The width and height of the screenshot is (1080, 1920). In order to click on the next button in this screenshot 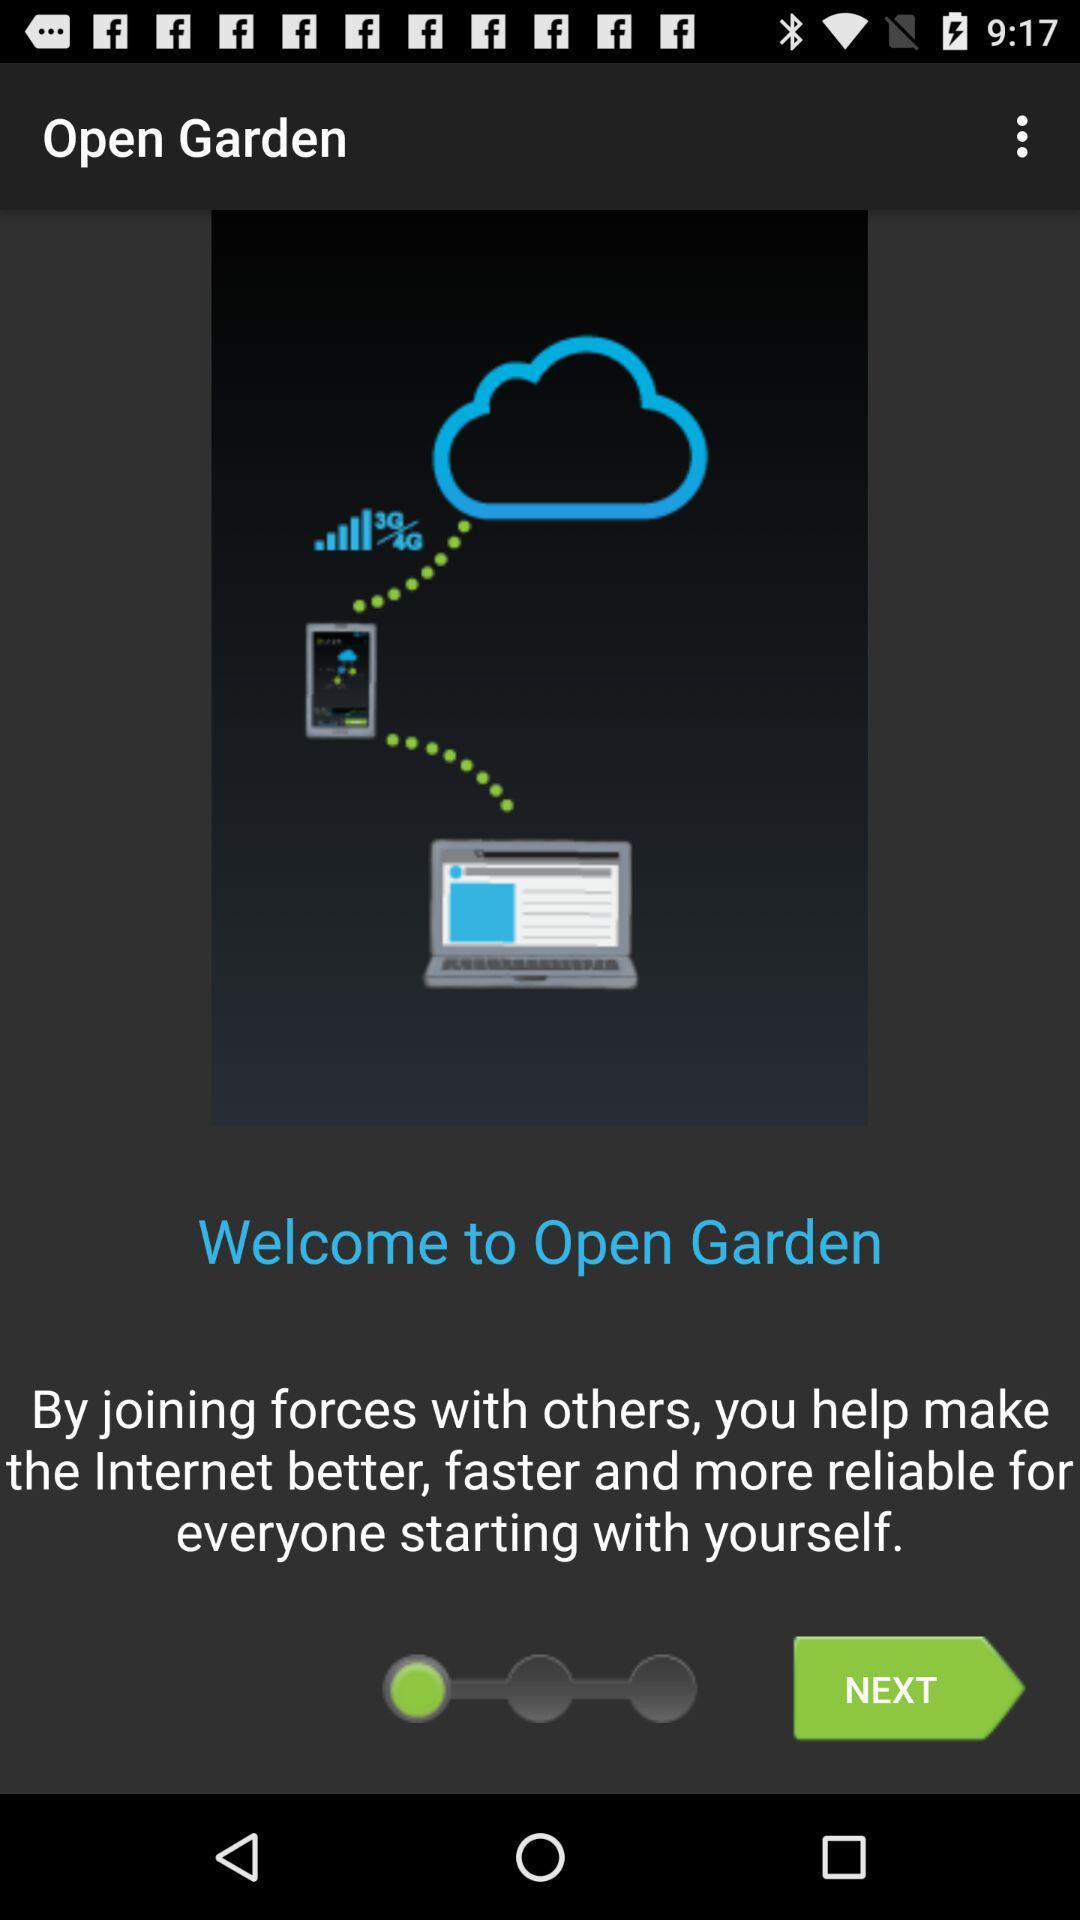, I will do `click(909, 1688)`.